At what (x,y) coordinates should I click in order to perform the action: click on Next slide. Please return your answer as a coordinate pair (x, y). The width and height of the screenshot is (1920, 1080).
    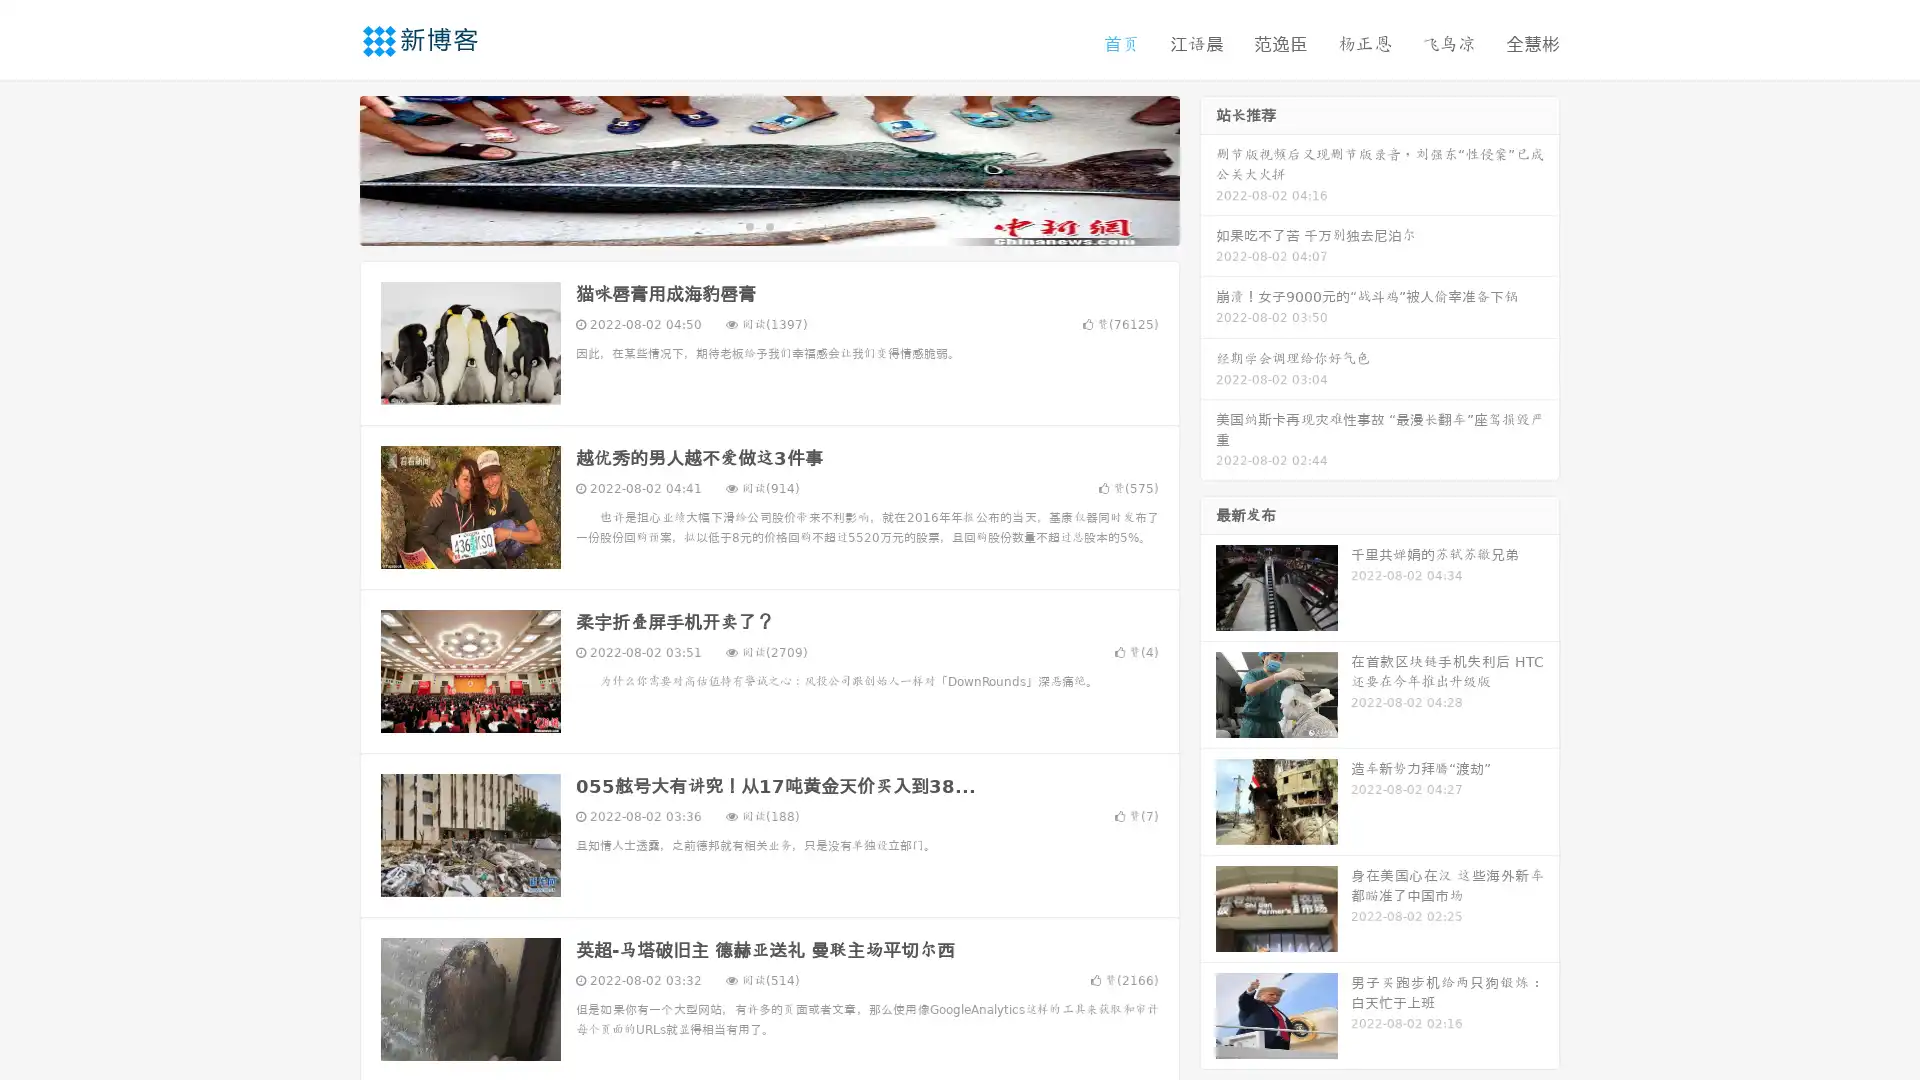
    Looking at the image, I should click on (1208, 168).